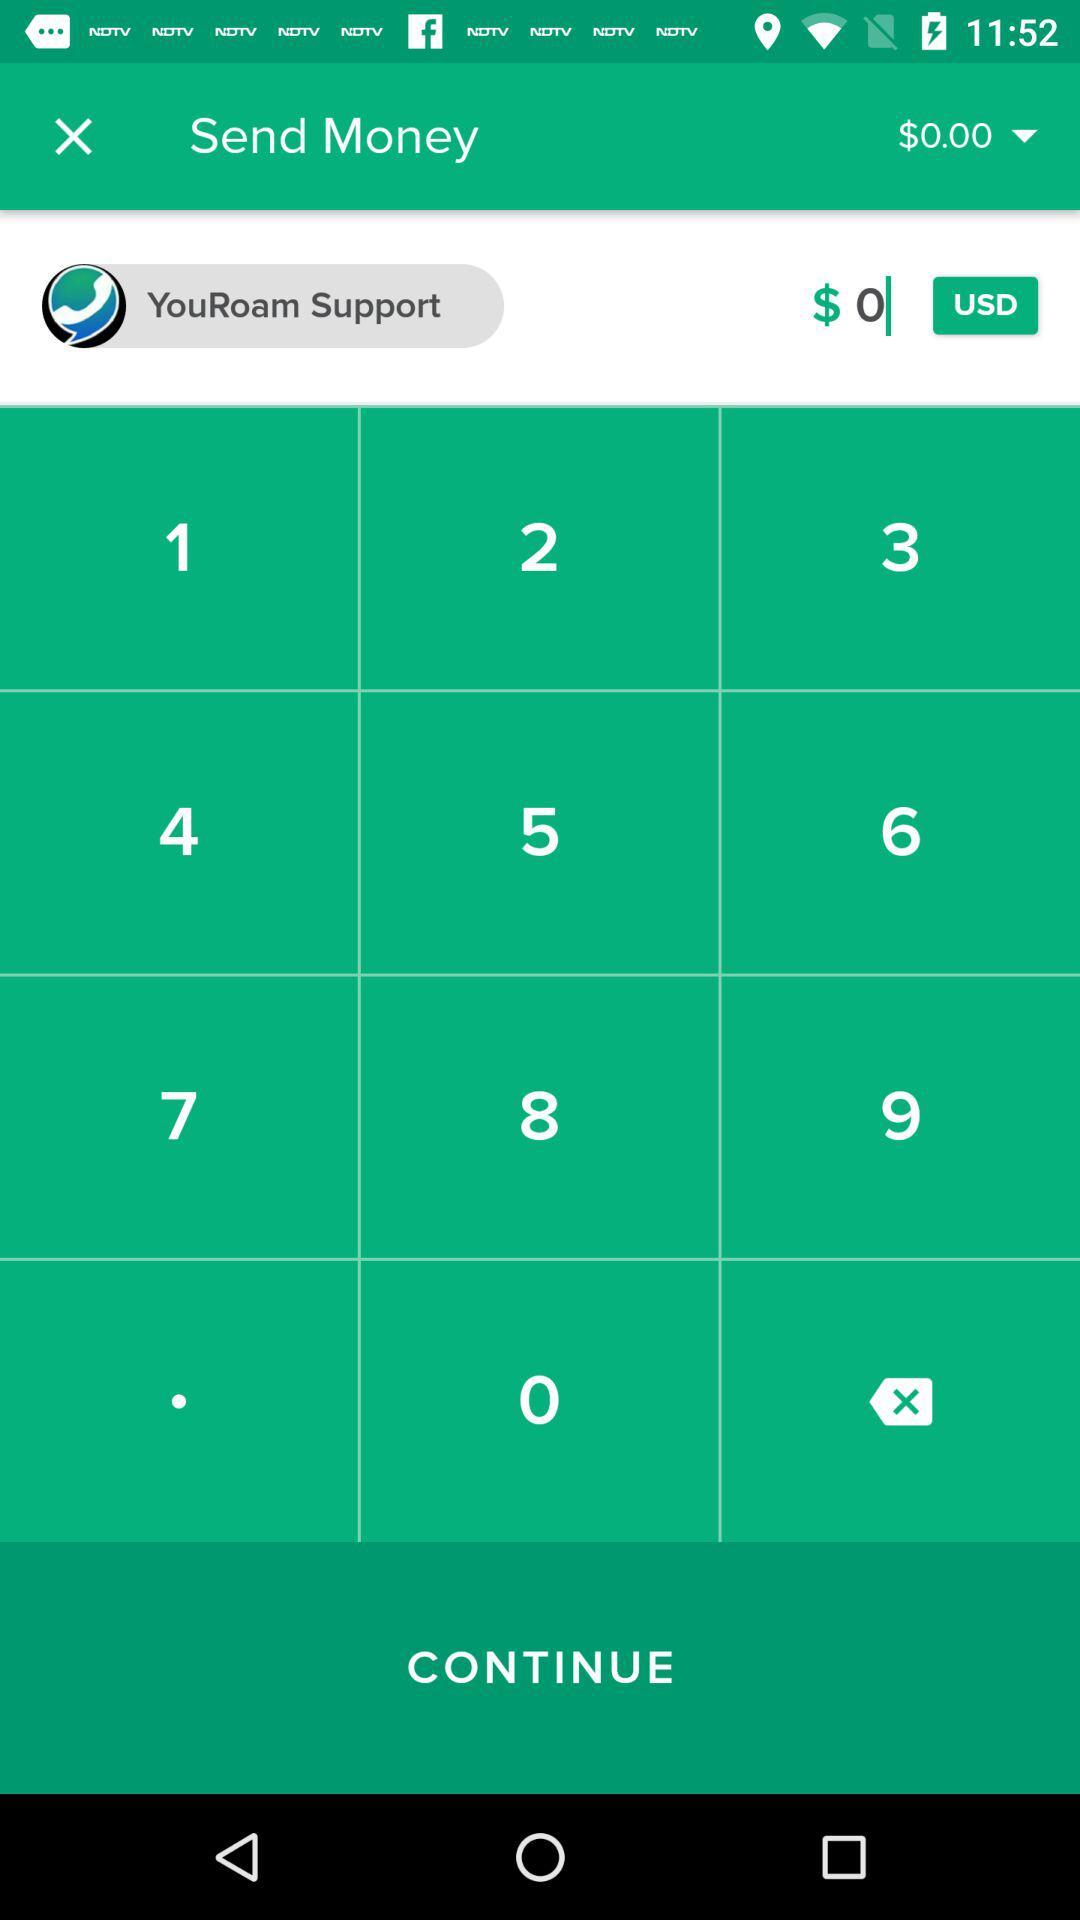 Image resolution: width=1080 pixels, height=1920 pixels. I want to click on icon next to send money, so click(72, 135).